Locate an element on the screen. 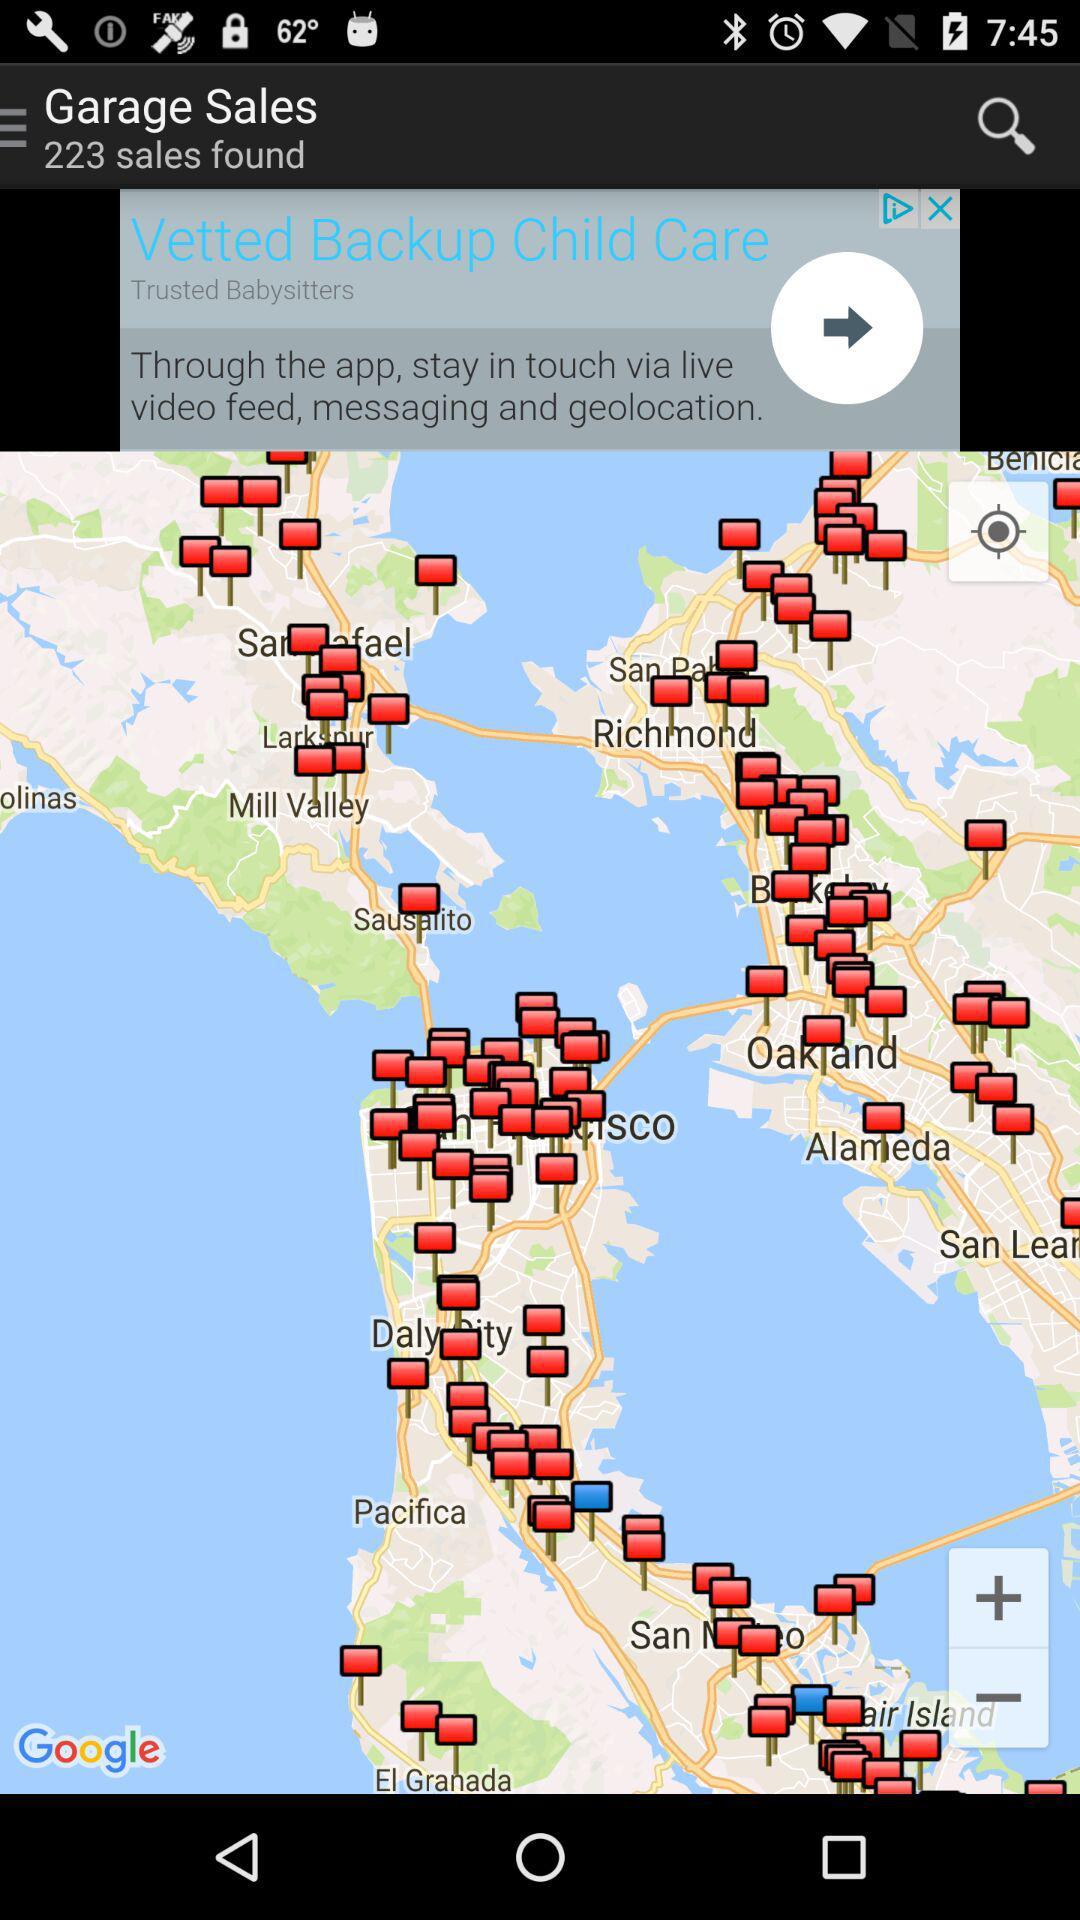 The image size is (1080, 1920). search is located at coordinates (1006, 124).